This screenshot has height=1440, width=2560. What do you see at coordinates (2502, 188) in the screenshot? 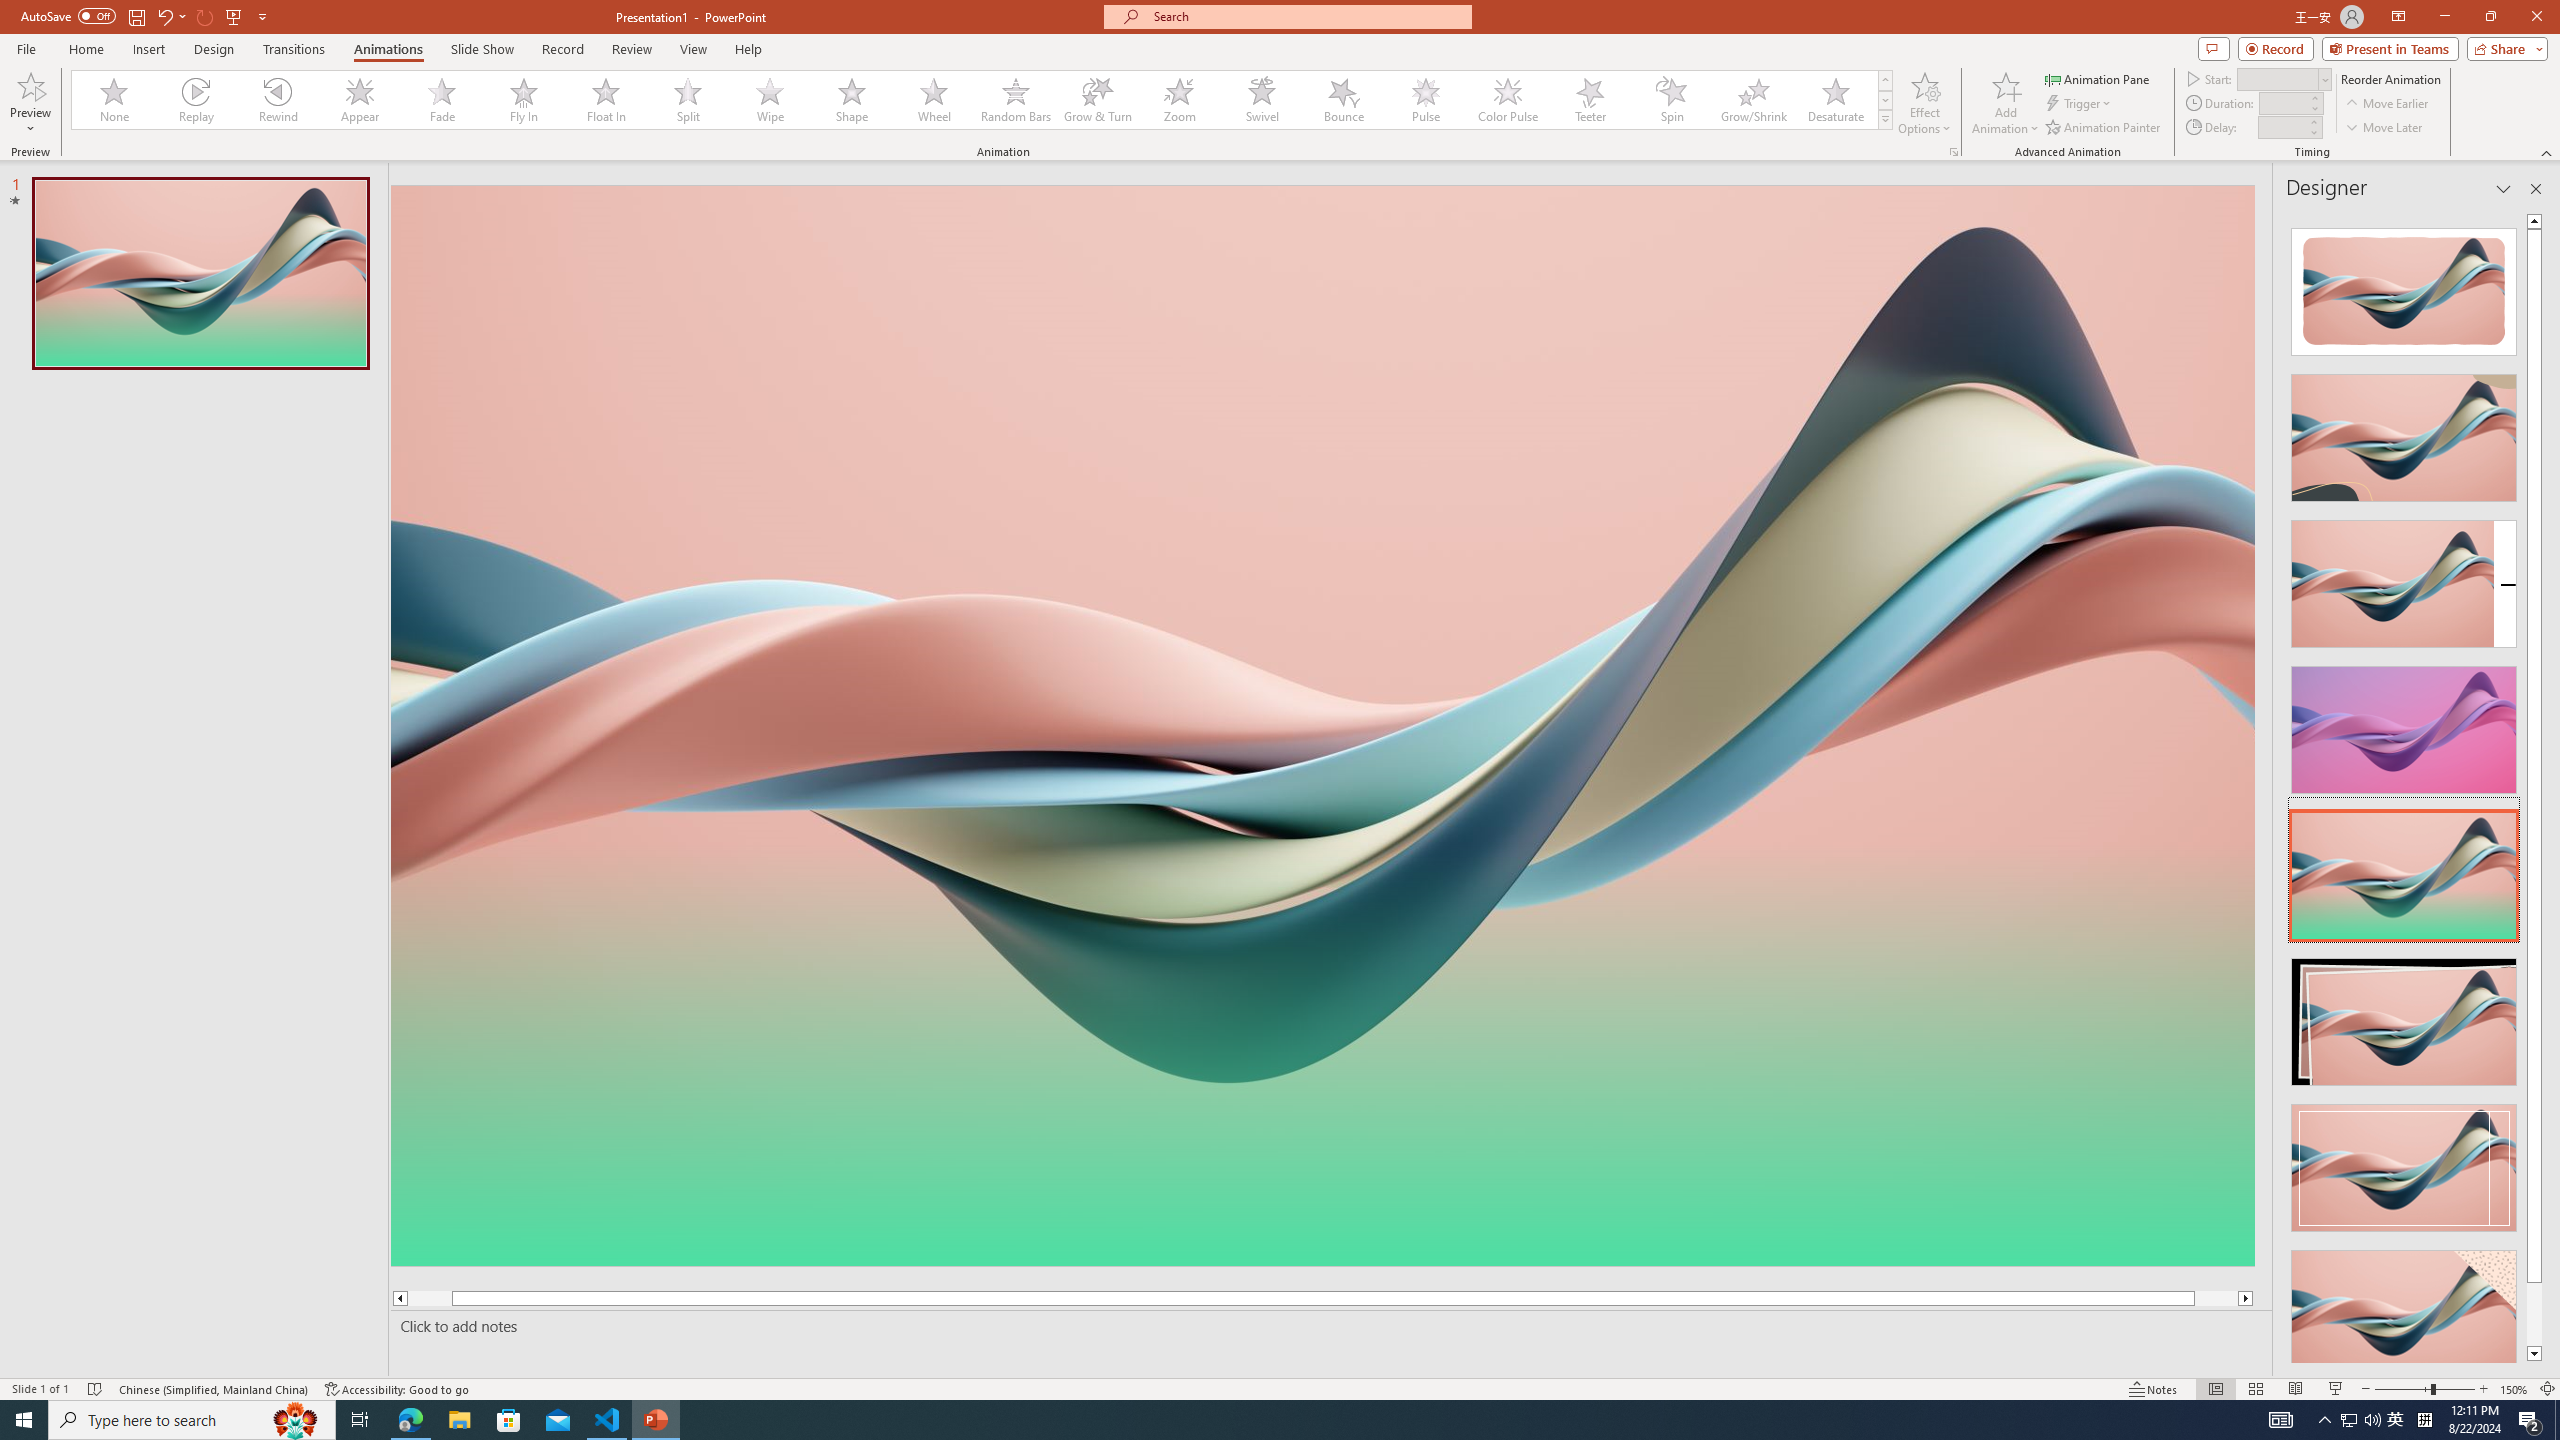
I see `'Task Pane Options'` at bounding box center [2502, 188].